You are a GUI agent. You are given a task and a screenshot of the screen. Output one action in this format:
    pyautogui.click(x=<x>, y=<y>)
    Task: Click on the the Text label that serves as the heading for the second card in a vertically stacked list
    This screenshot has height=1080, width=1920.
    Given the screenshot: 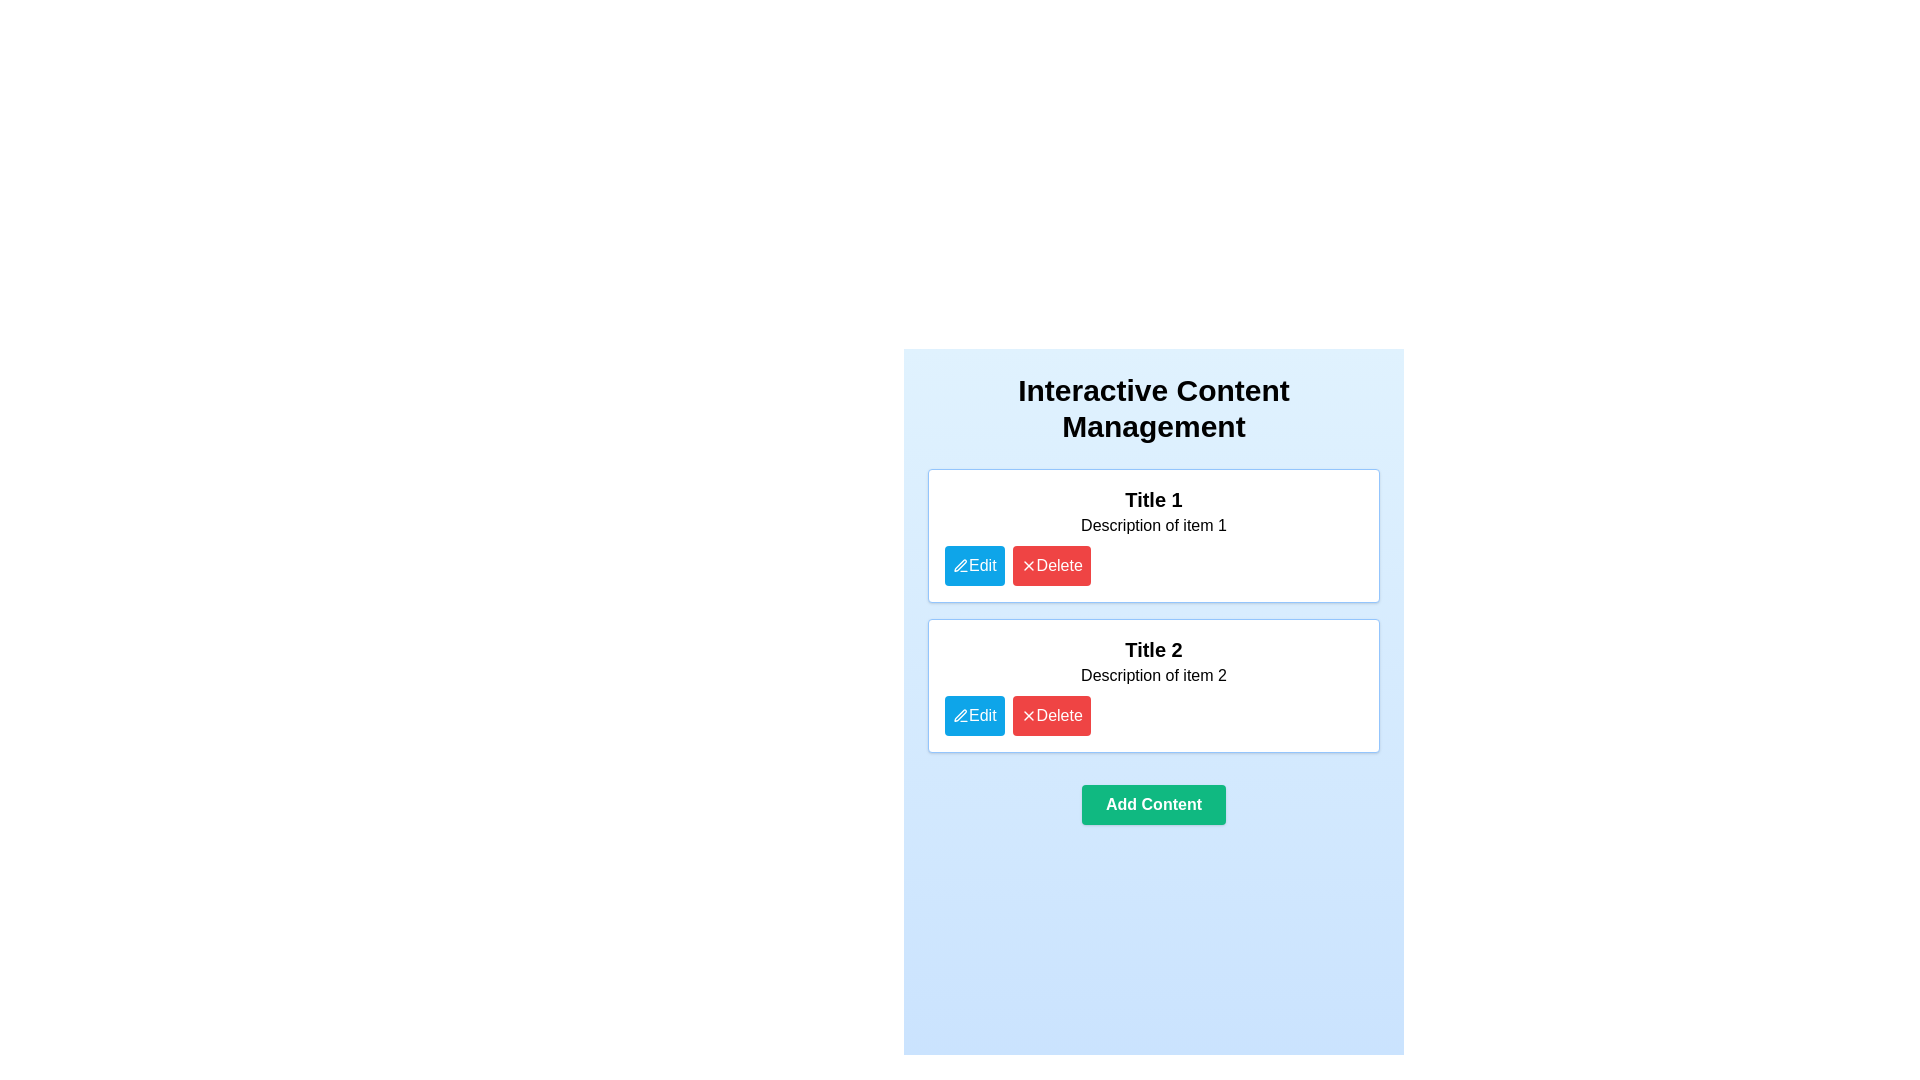 What is the action you would take?
    pyautogui.click(x=1153, y=650)
    